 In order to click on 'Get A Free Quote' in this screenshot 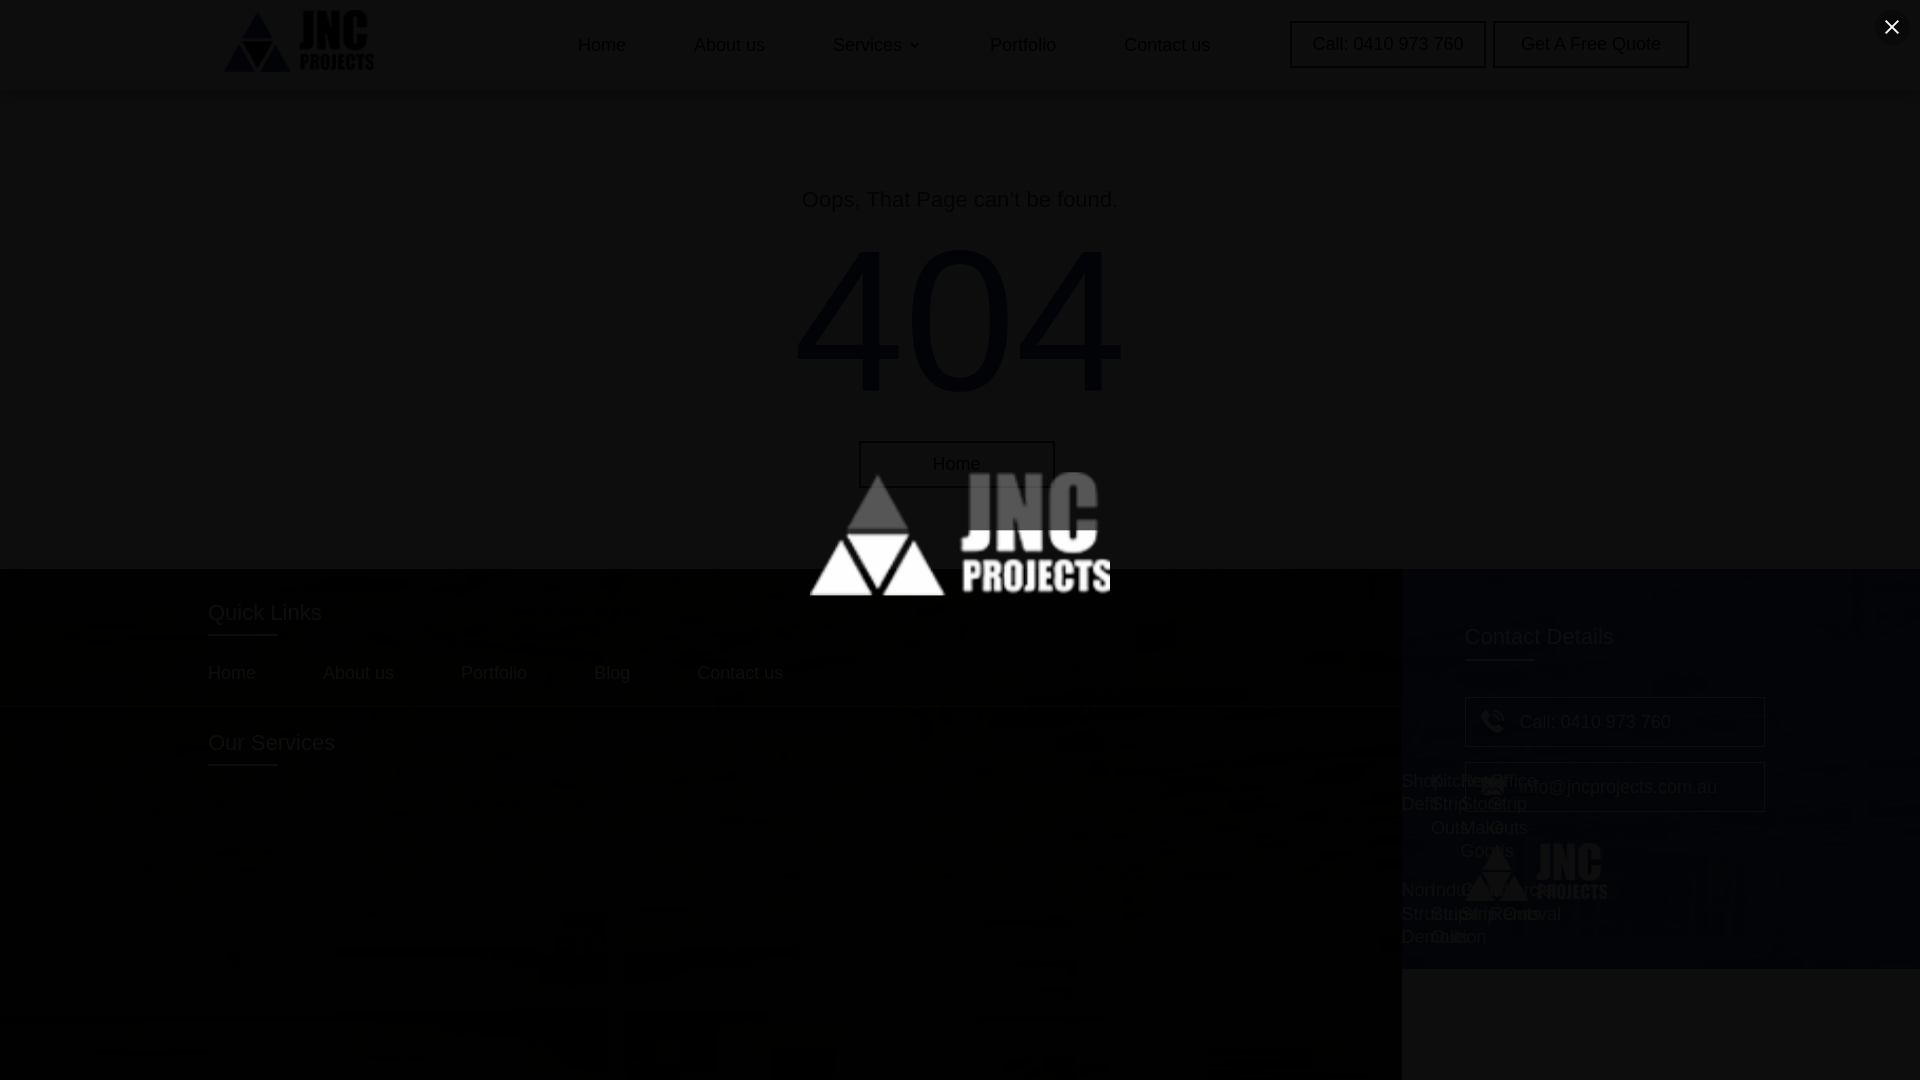, I will do `click(1589, 44)`.